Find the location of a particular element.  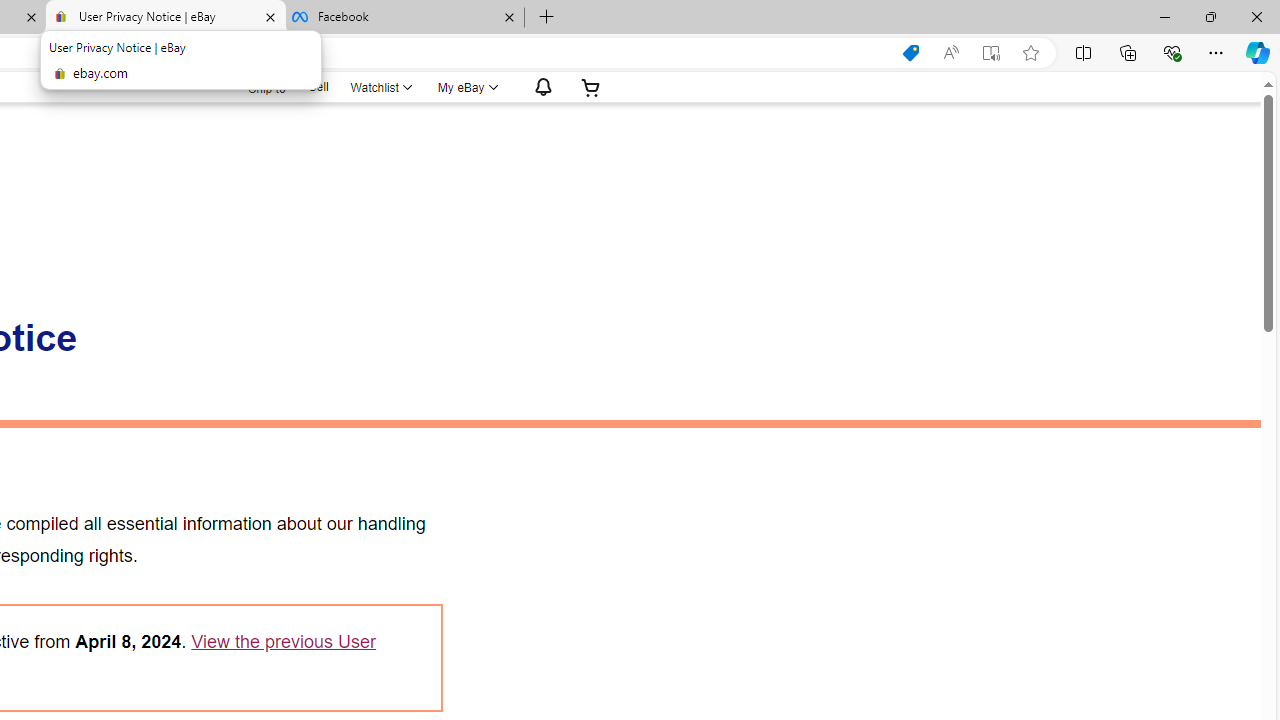

'My eBayExpand My eBay' is located at coordinates (465, 86).